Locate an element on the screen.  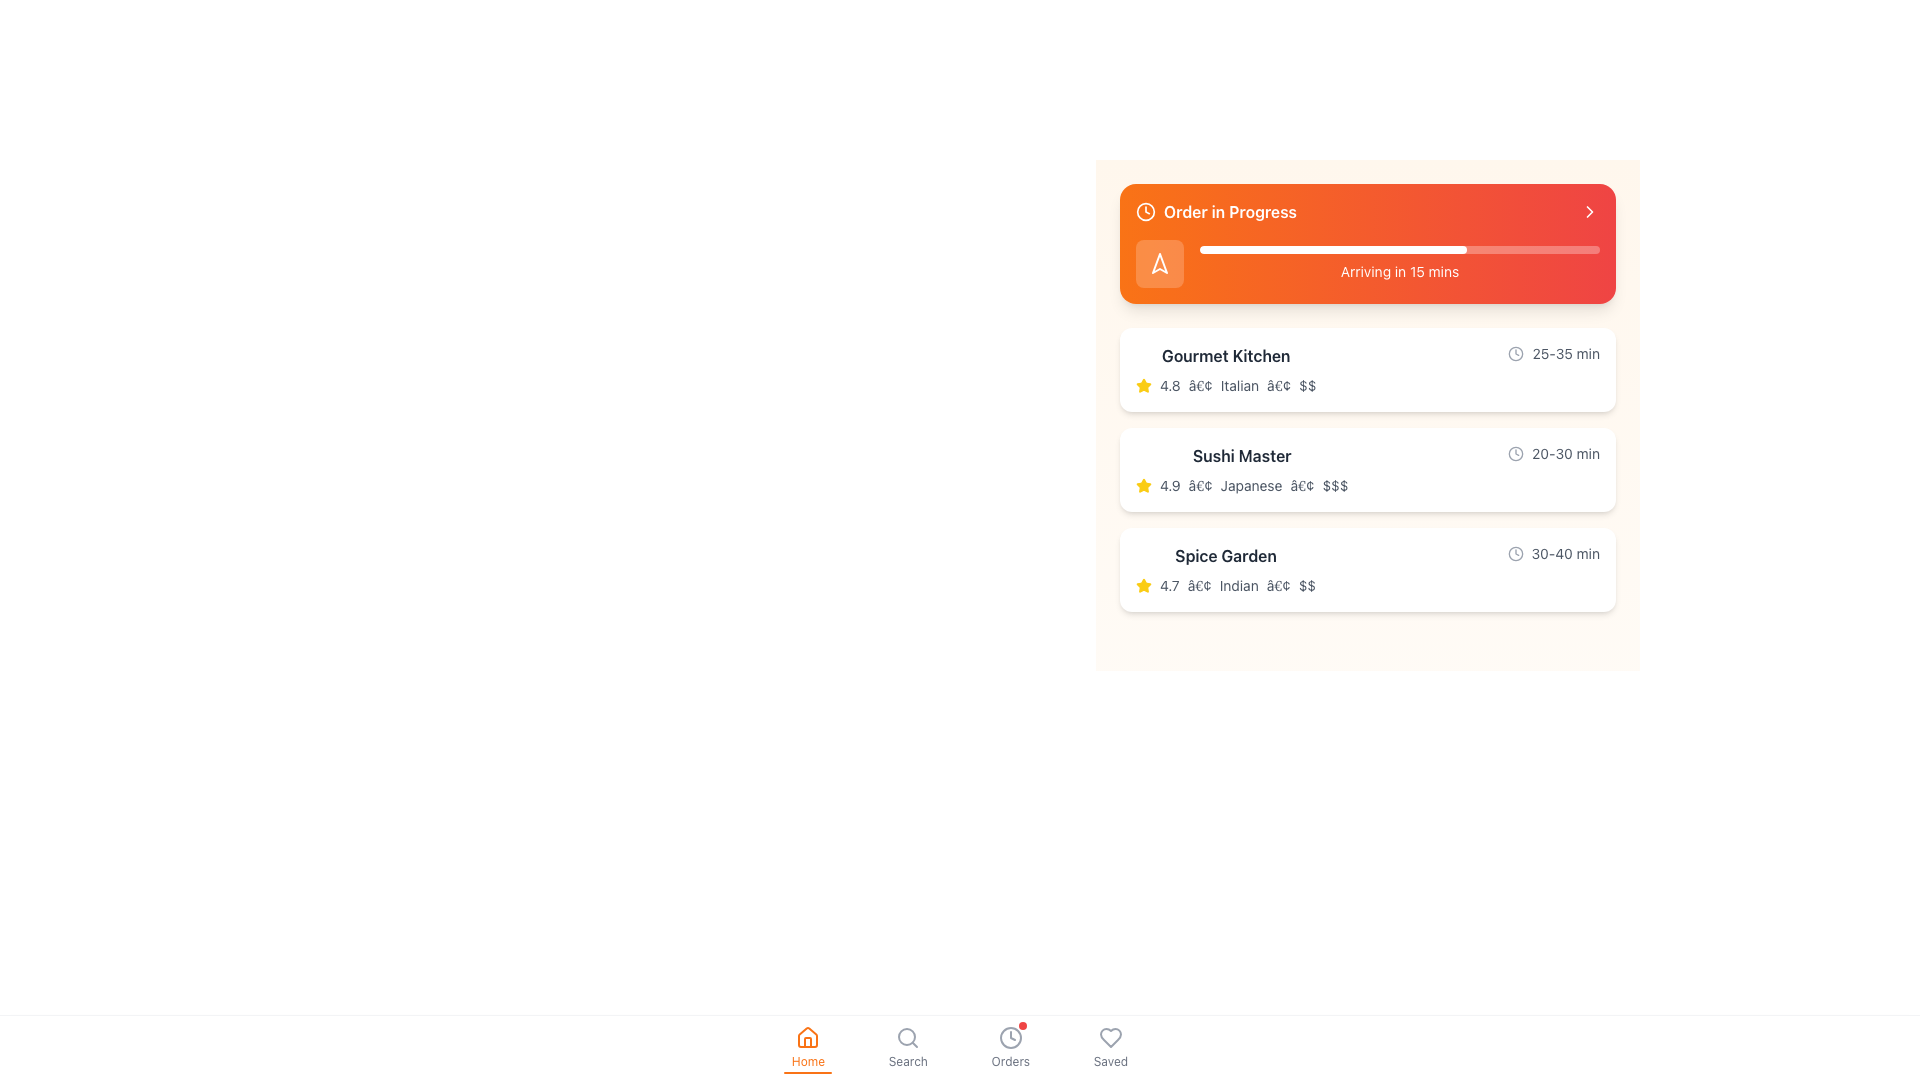
the orange indicator line located beneath the 'Home' text label in the footer navigation bar, which visually indicates the currently active tab is located at coordinates (808, 1071).